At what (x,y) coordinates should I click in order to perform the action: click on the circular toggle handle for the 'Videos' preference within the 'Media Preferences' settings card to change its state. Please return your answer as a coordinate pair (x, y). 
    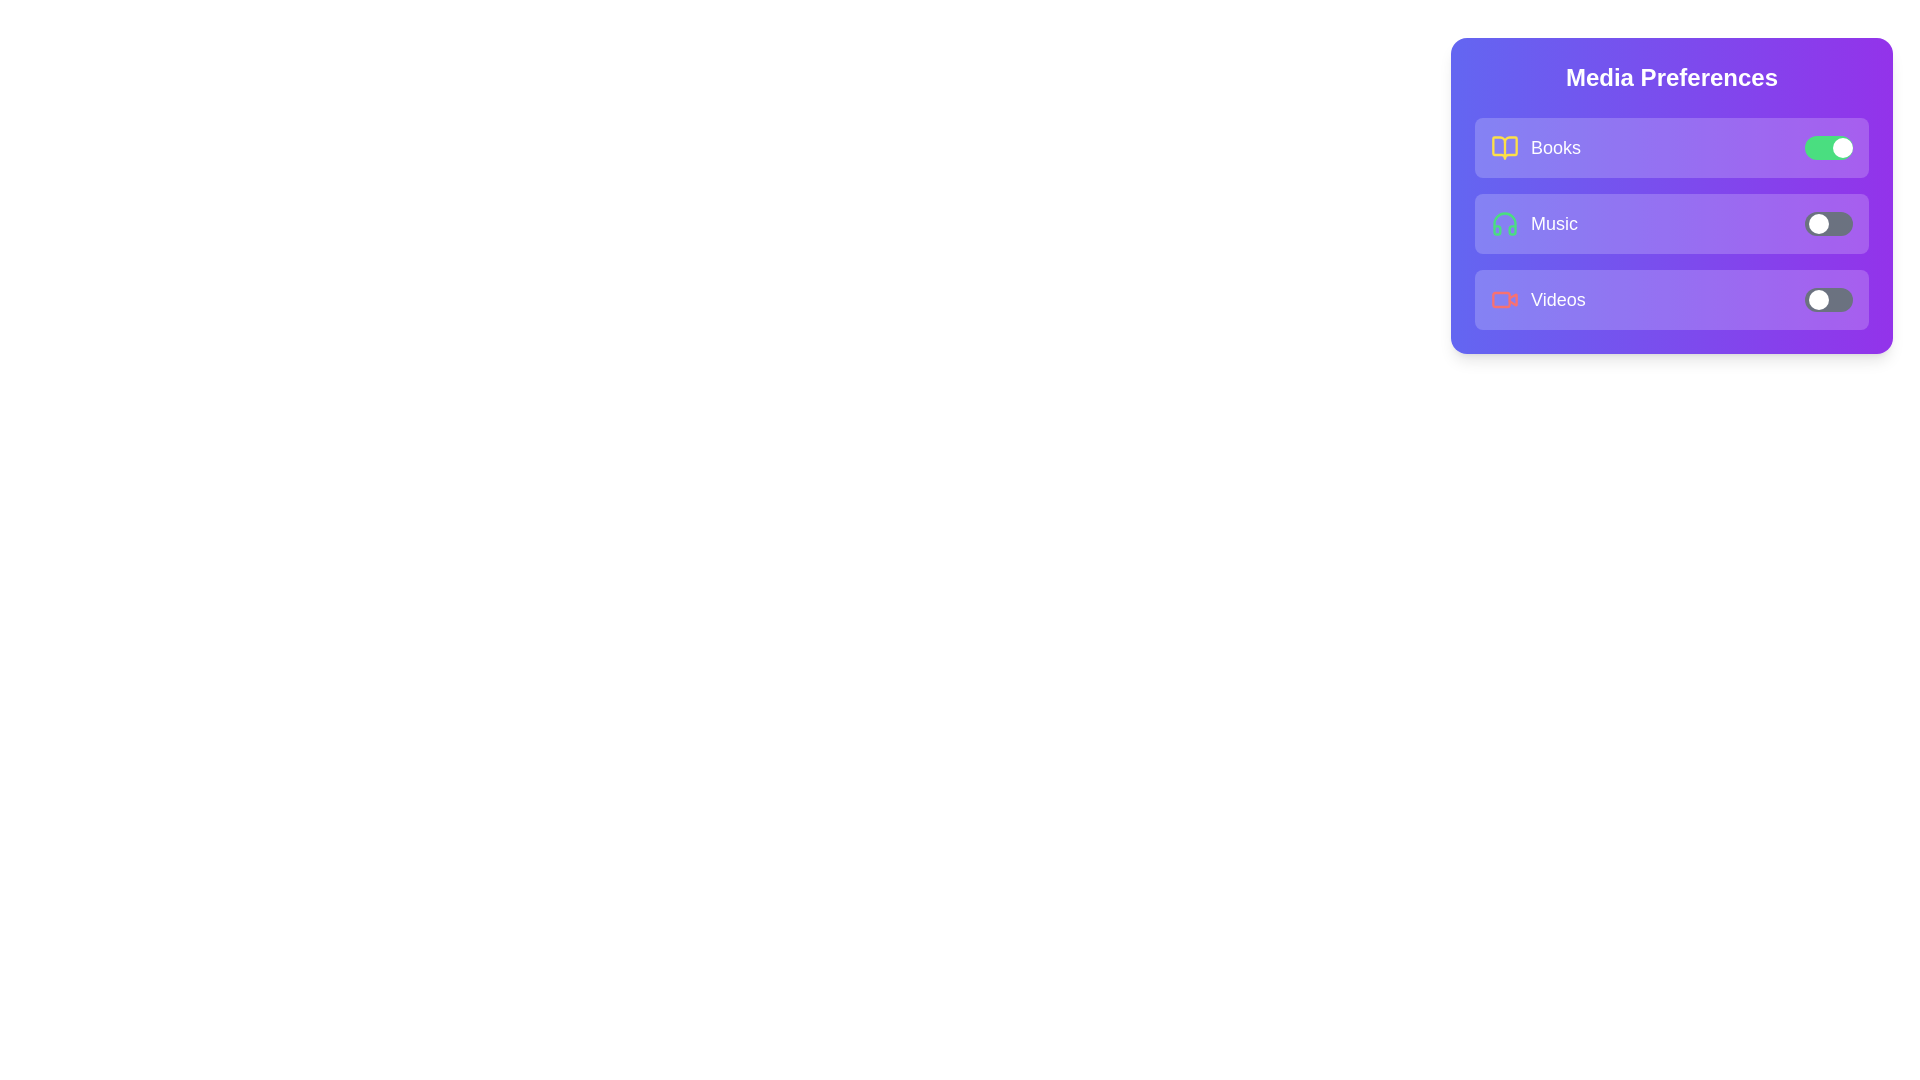
    Looking at the image, I should click on (1819, 300).